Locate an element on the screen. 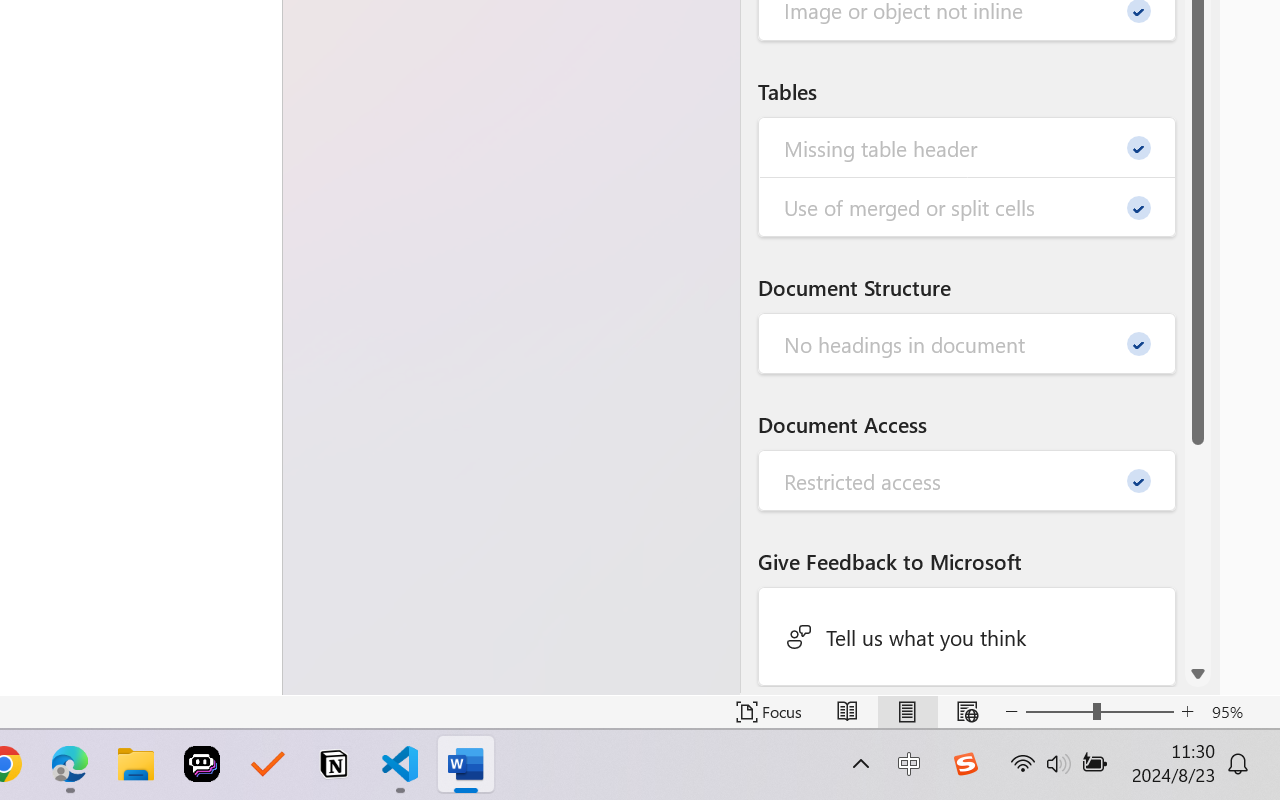  'Use of merged or split cells - 0' is located at coordinates (967, 206).